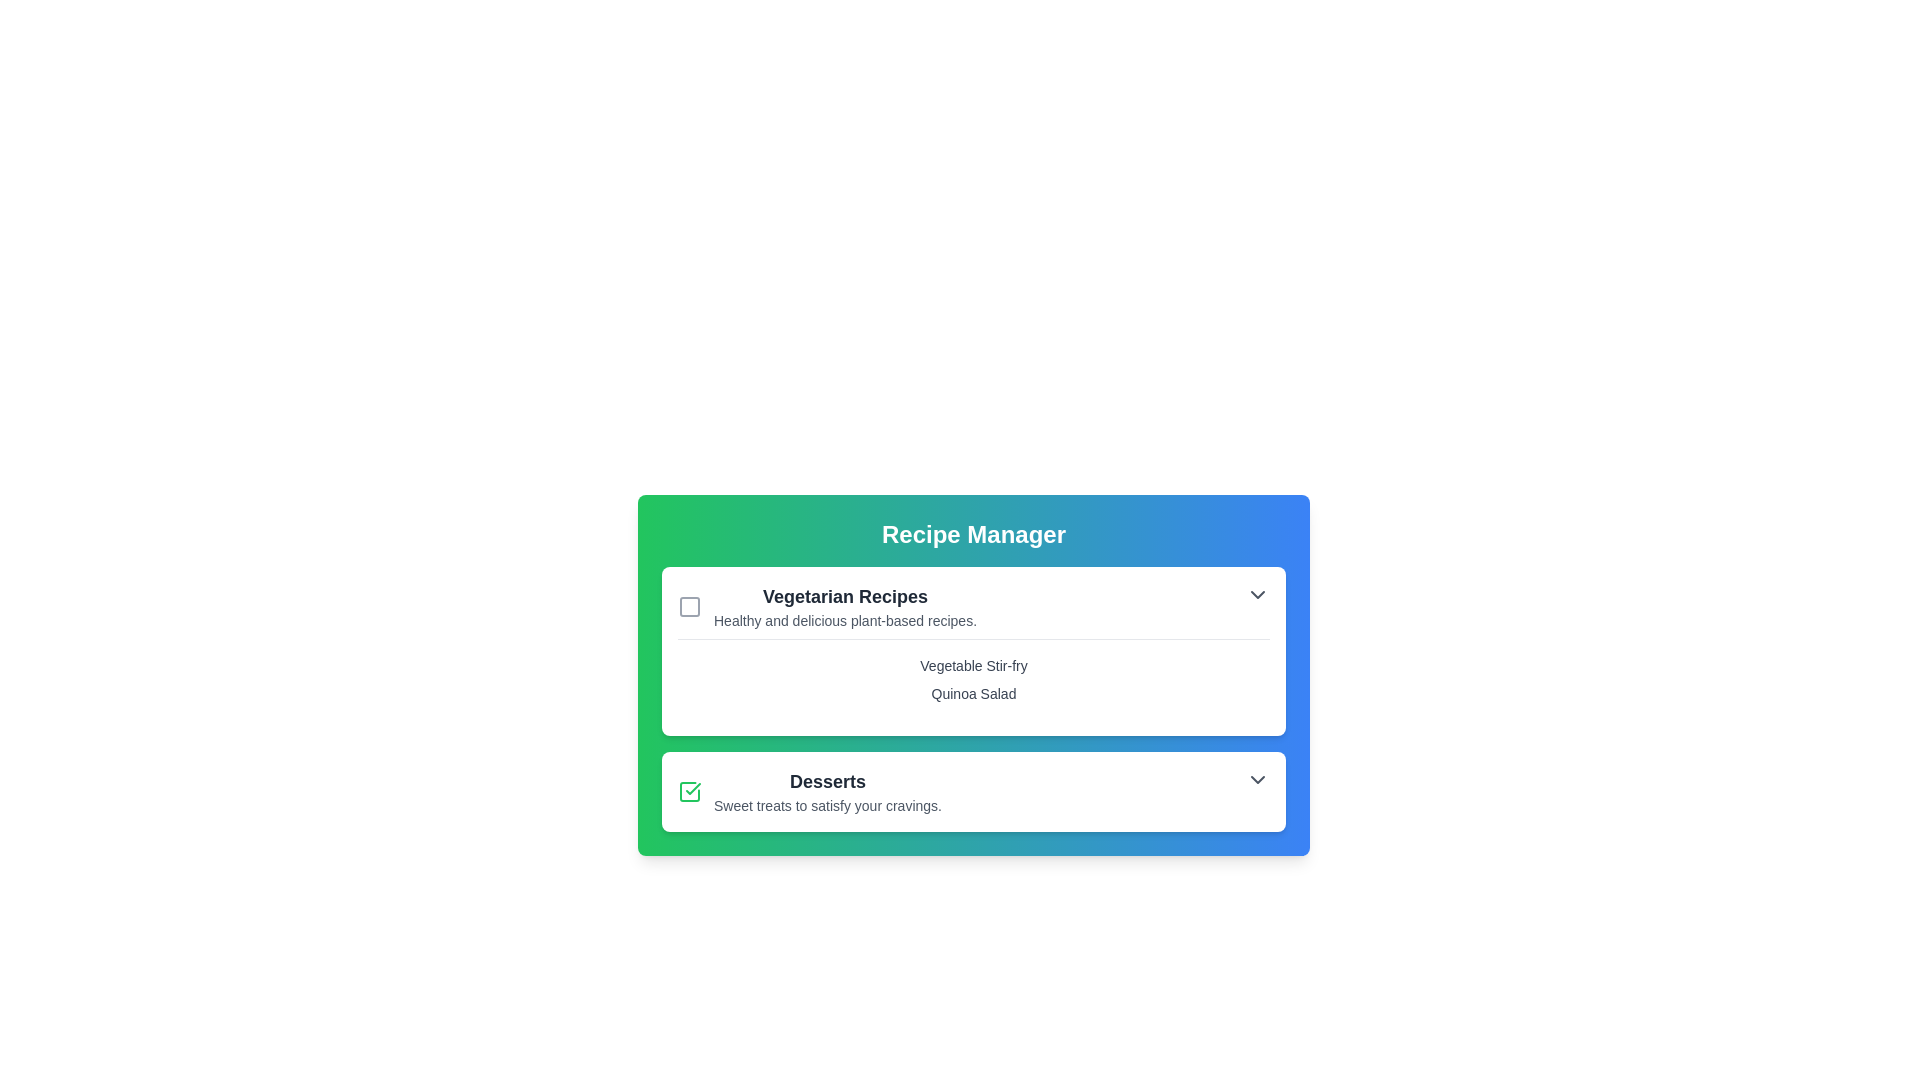 The height and width of the screenshot is (1080, 1920). Describe the element at coordinates (845, 596) in the screenshot. I see `the 'Vegetarian Recipes' text label located at the top of the first content card in the 'Recipe Manager' interface` at that location.